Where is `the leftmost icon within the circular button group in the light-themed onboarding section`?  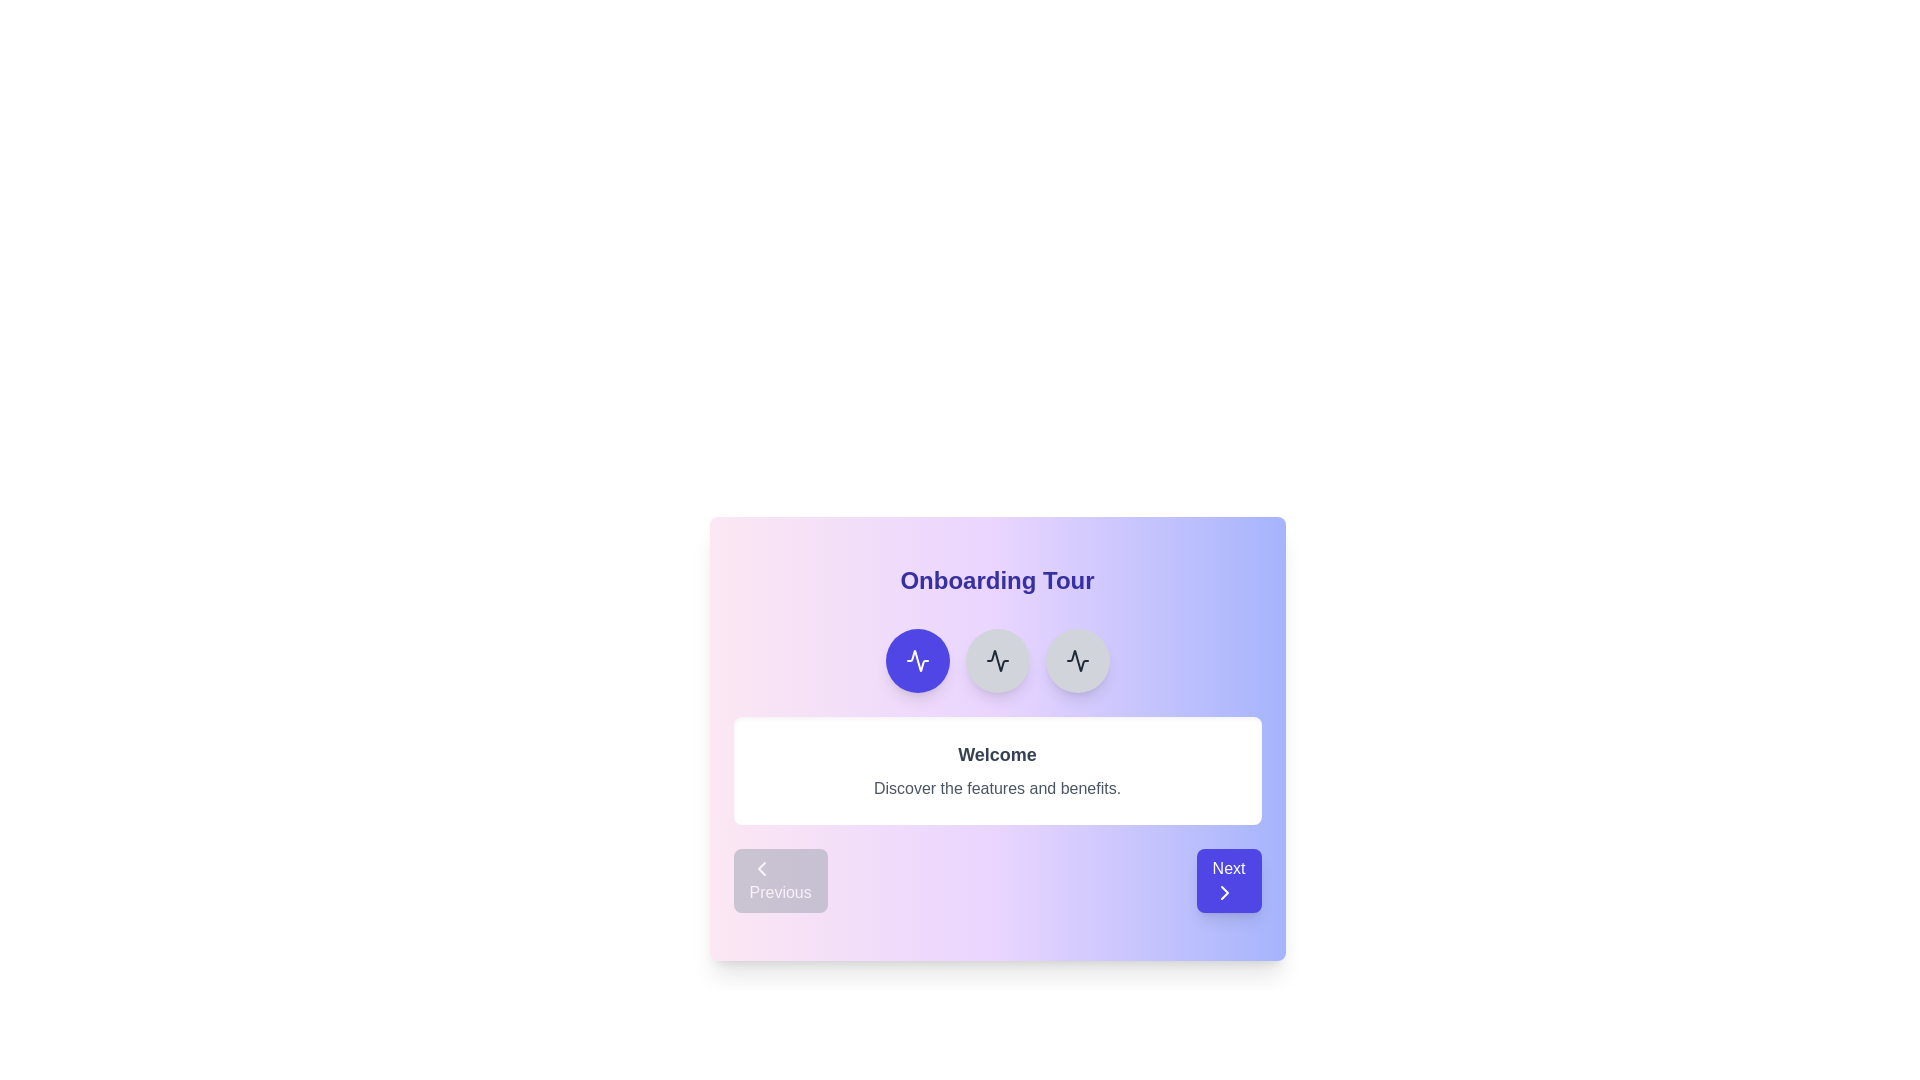
the leftmost icon within the circular button group in the light-themed onboarding section is located at coordinates (916, 660).